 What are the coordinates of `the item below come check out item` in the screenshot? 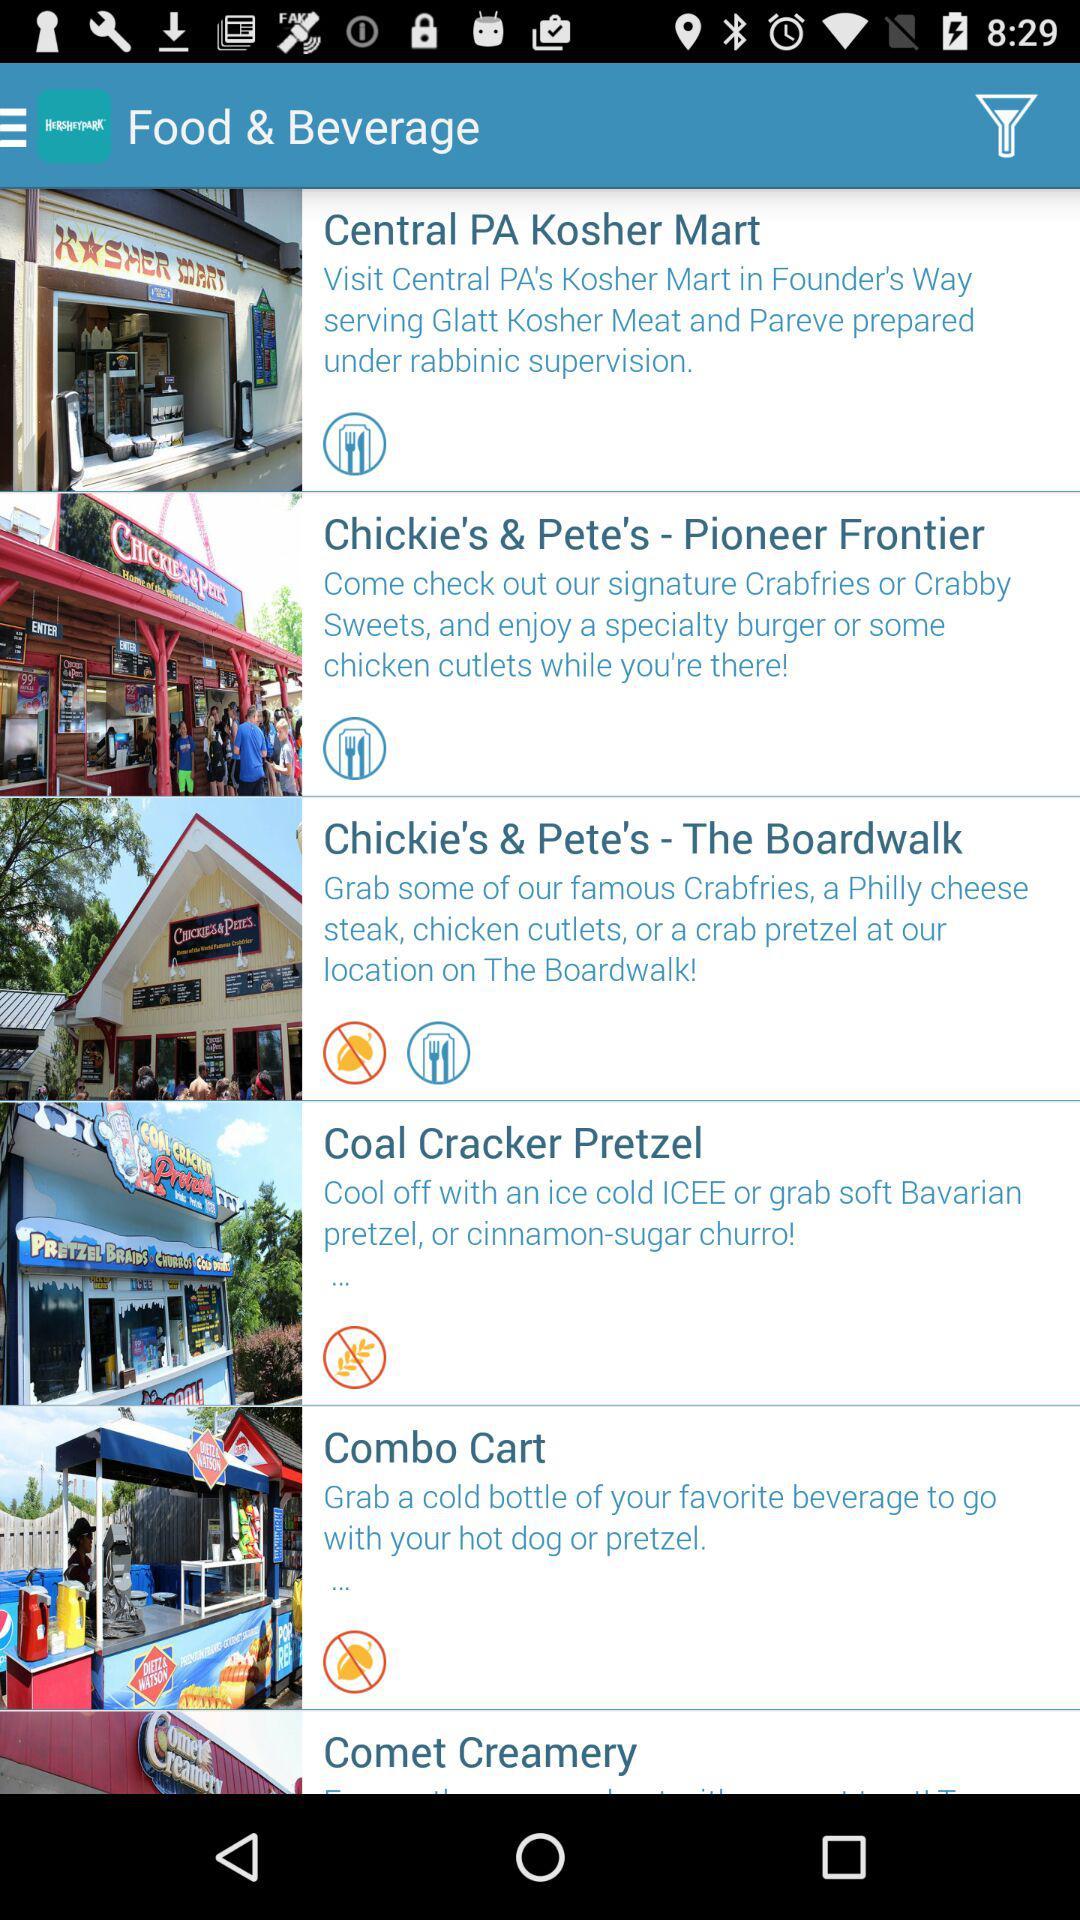 It's located at (353, 747).